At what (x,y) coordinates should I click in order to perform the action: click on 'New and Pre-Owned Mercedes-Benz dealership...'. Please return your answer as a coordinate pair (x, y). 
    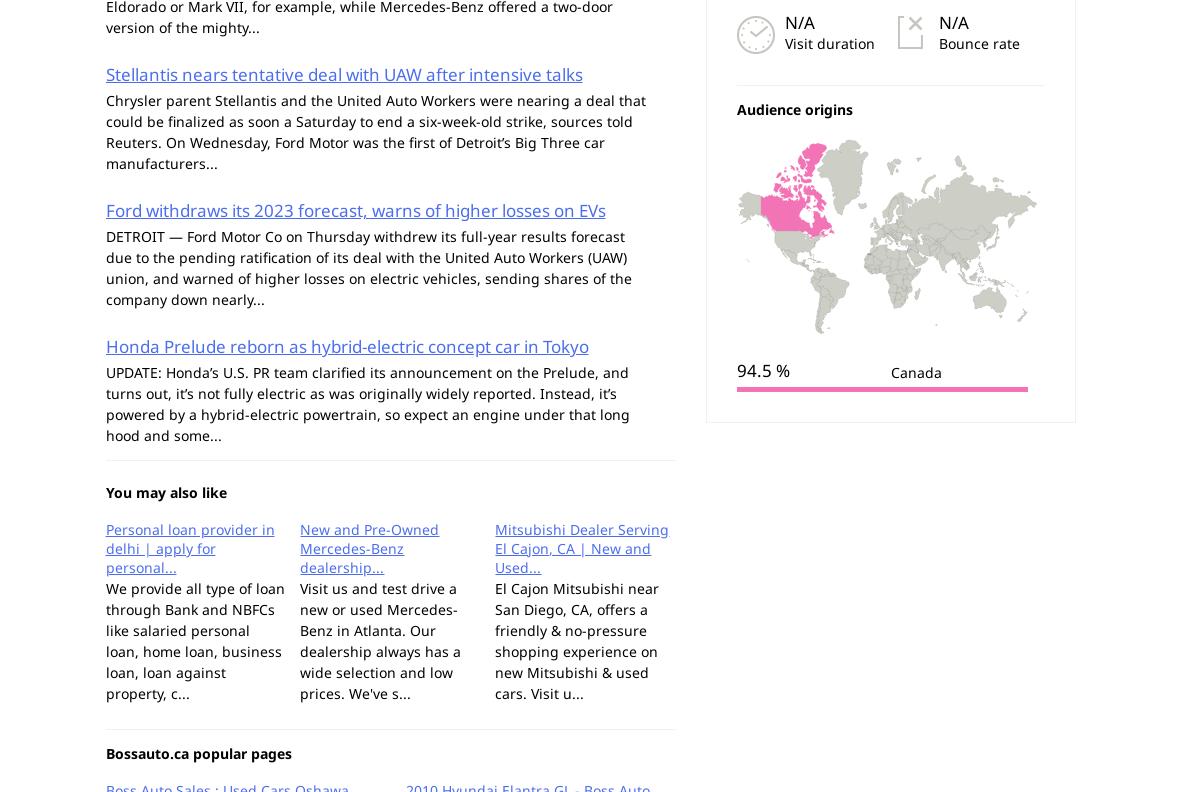
    Looking at the image, I should click on (369, 548).